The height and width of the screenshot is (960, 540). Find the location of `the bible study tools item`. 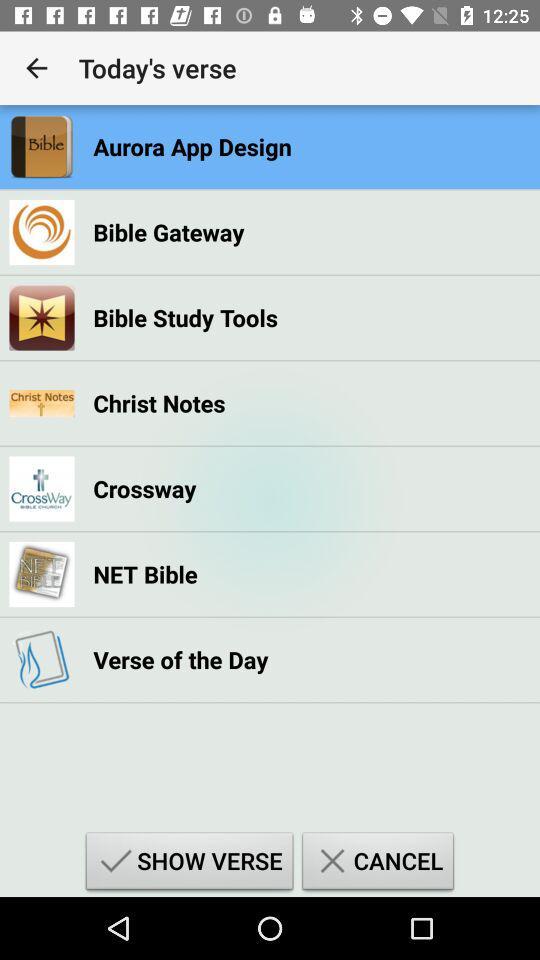

the bible study tools item is located at coordinates (185, 317).